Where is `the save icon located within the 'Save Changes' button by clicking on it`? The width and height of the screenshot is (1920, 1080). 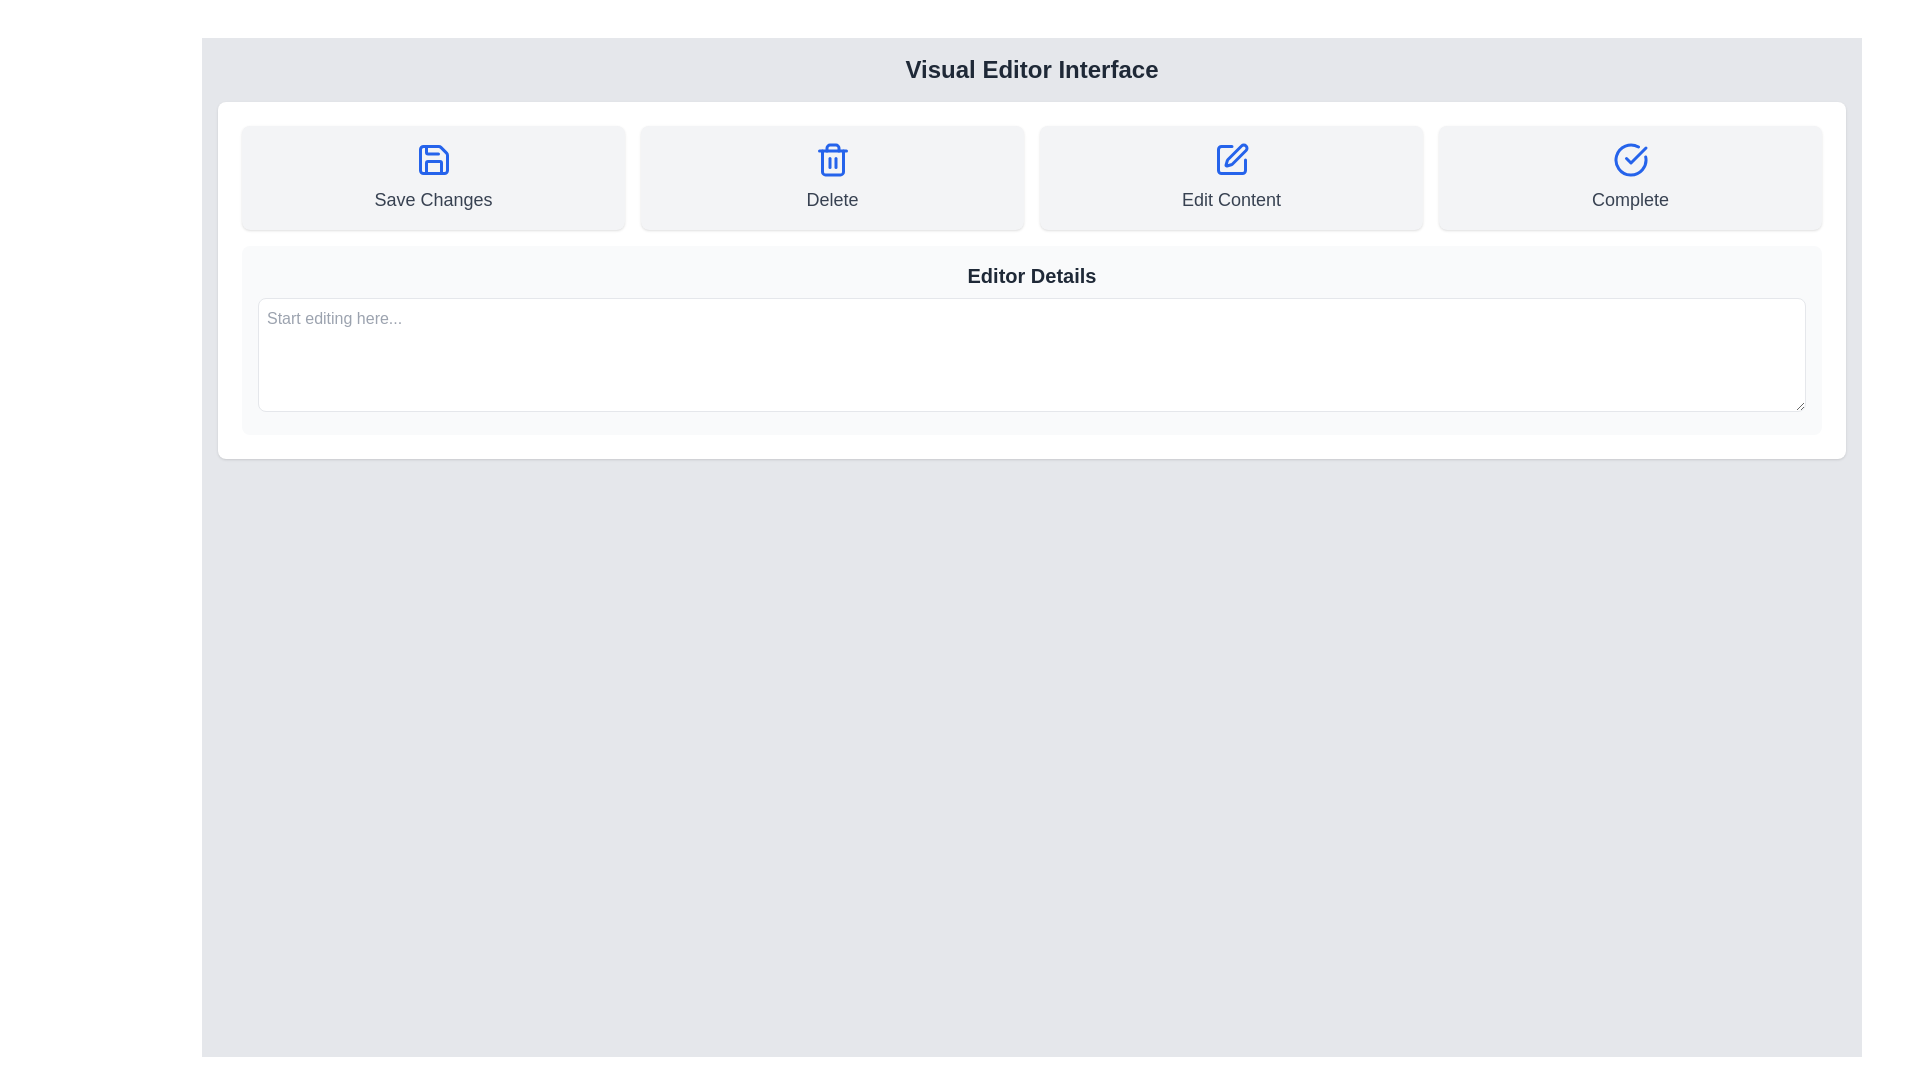 the save icon located within the 'Save Changes' button by clicking on it is located at coordinates (432, 158).